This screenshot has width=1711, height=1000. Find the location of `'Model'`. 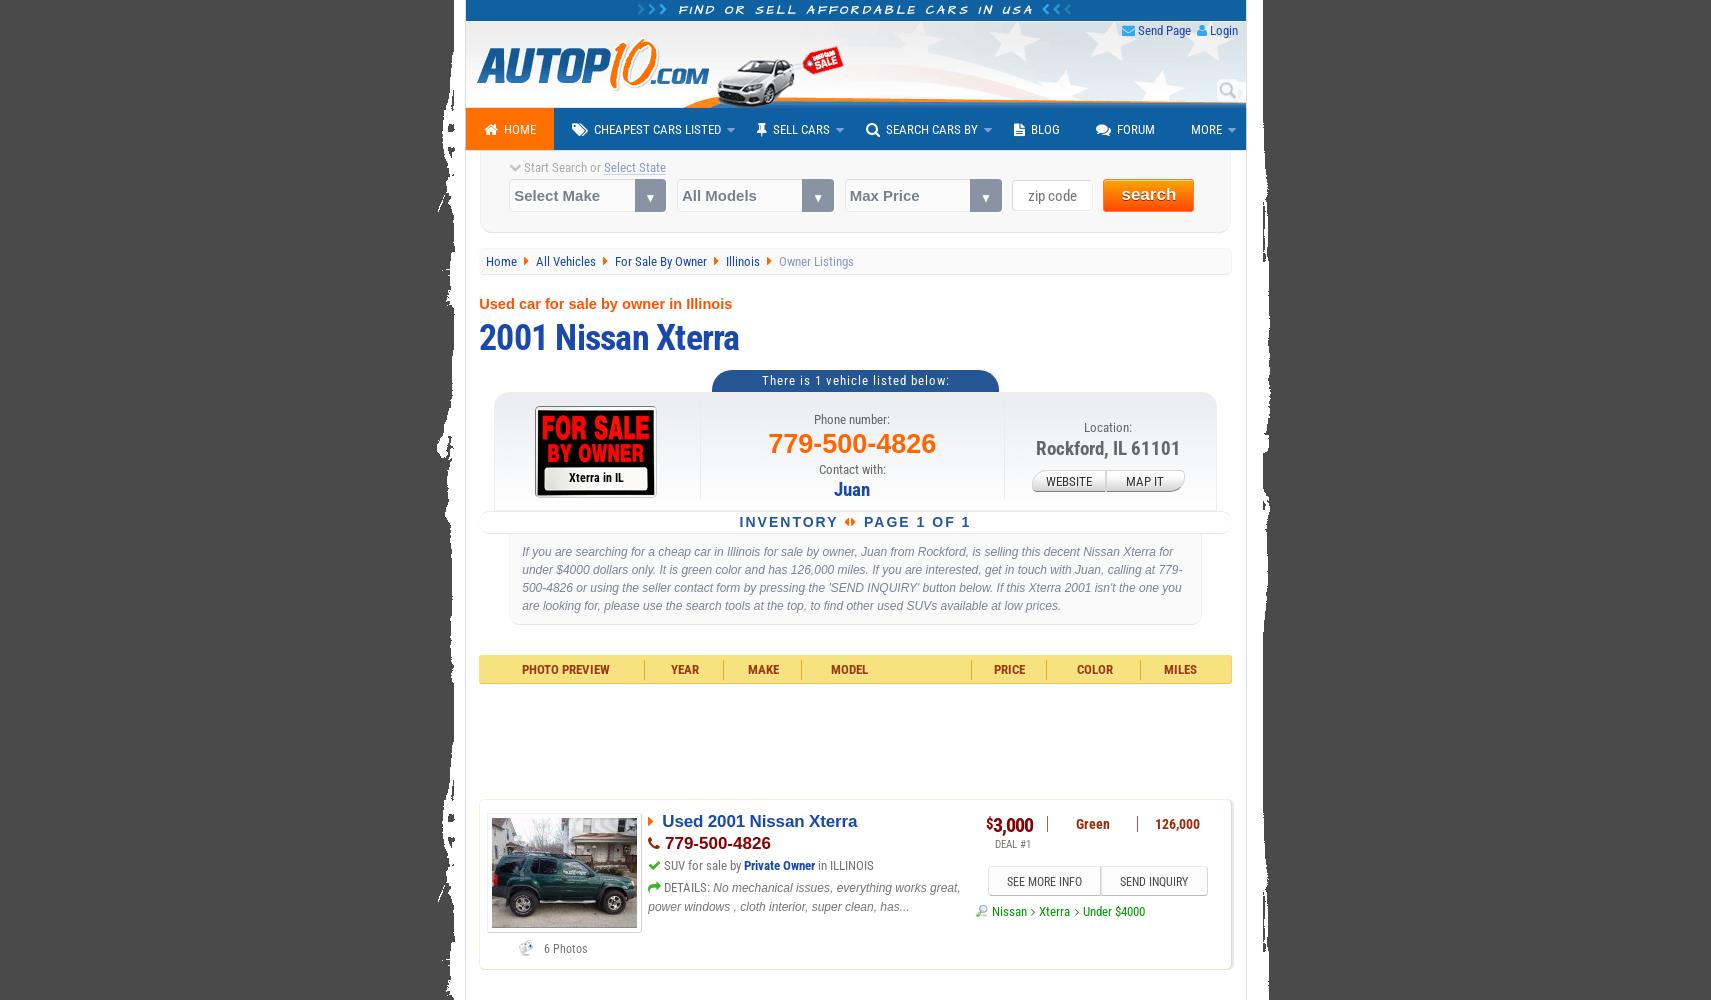

'Model' is located at coordinates (847, 669).